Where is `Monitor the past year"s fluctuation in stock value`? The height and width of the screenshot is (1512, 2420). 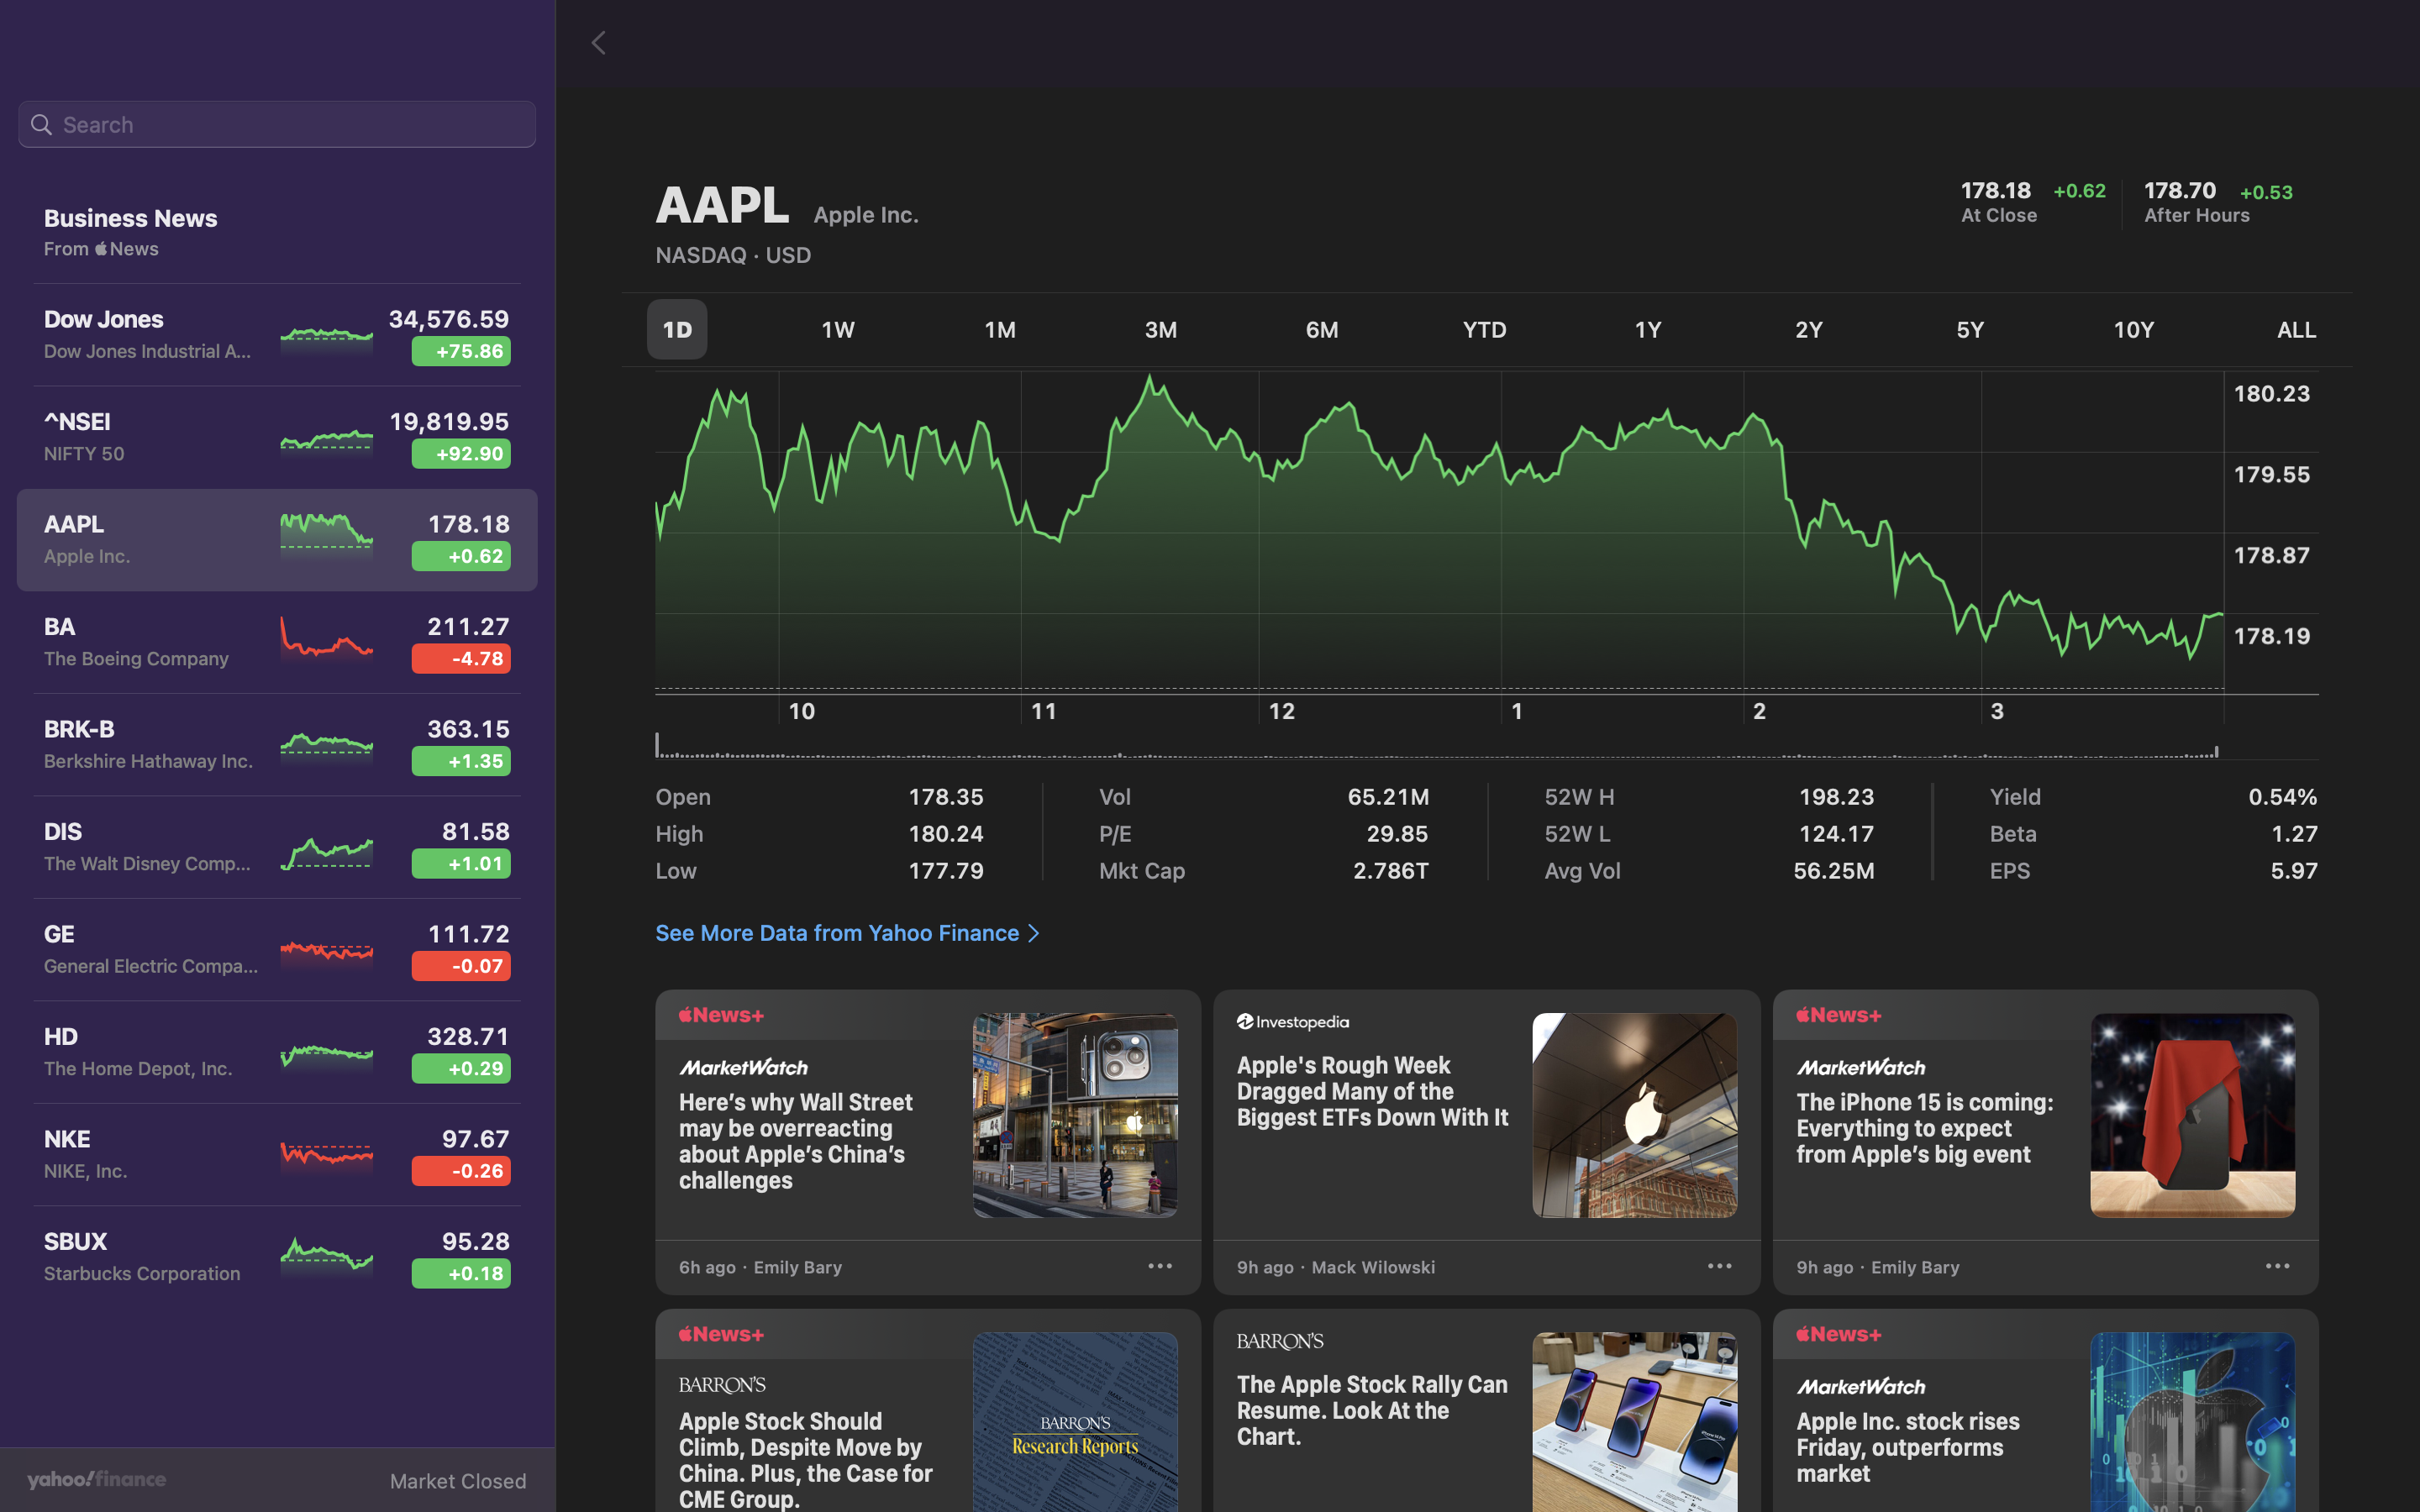 Monitor the past year"s fluctuation in stock value is located at coordinates (1650, 327).